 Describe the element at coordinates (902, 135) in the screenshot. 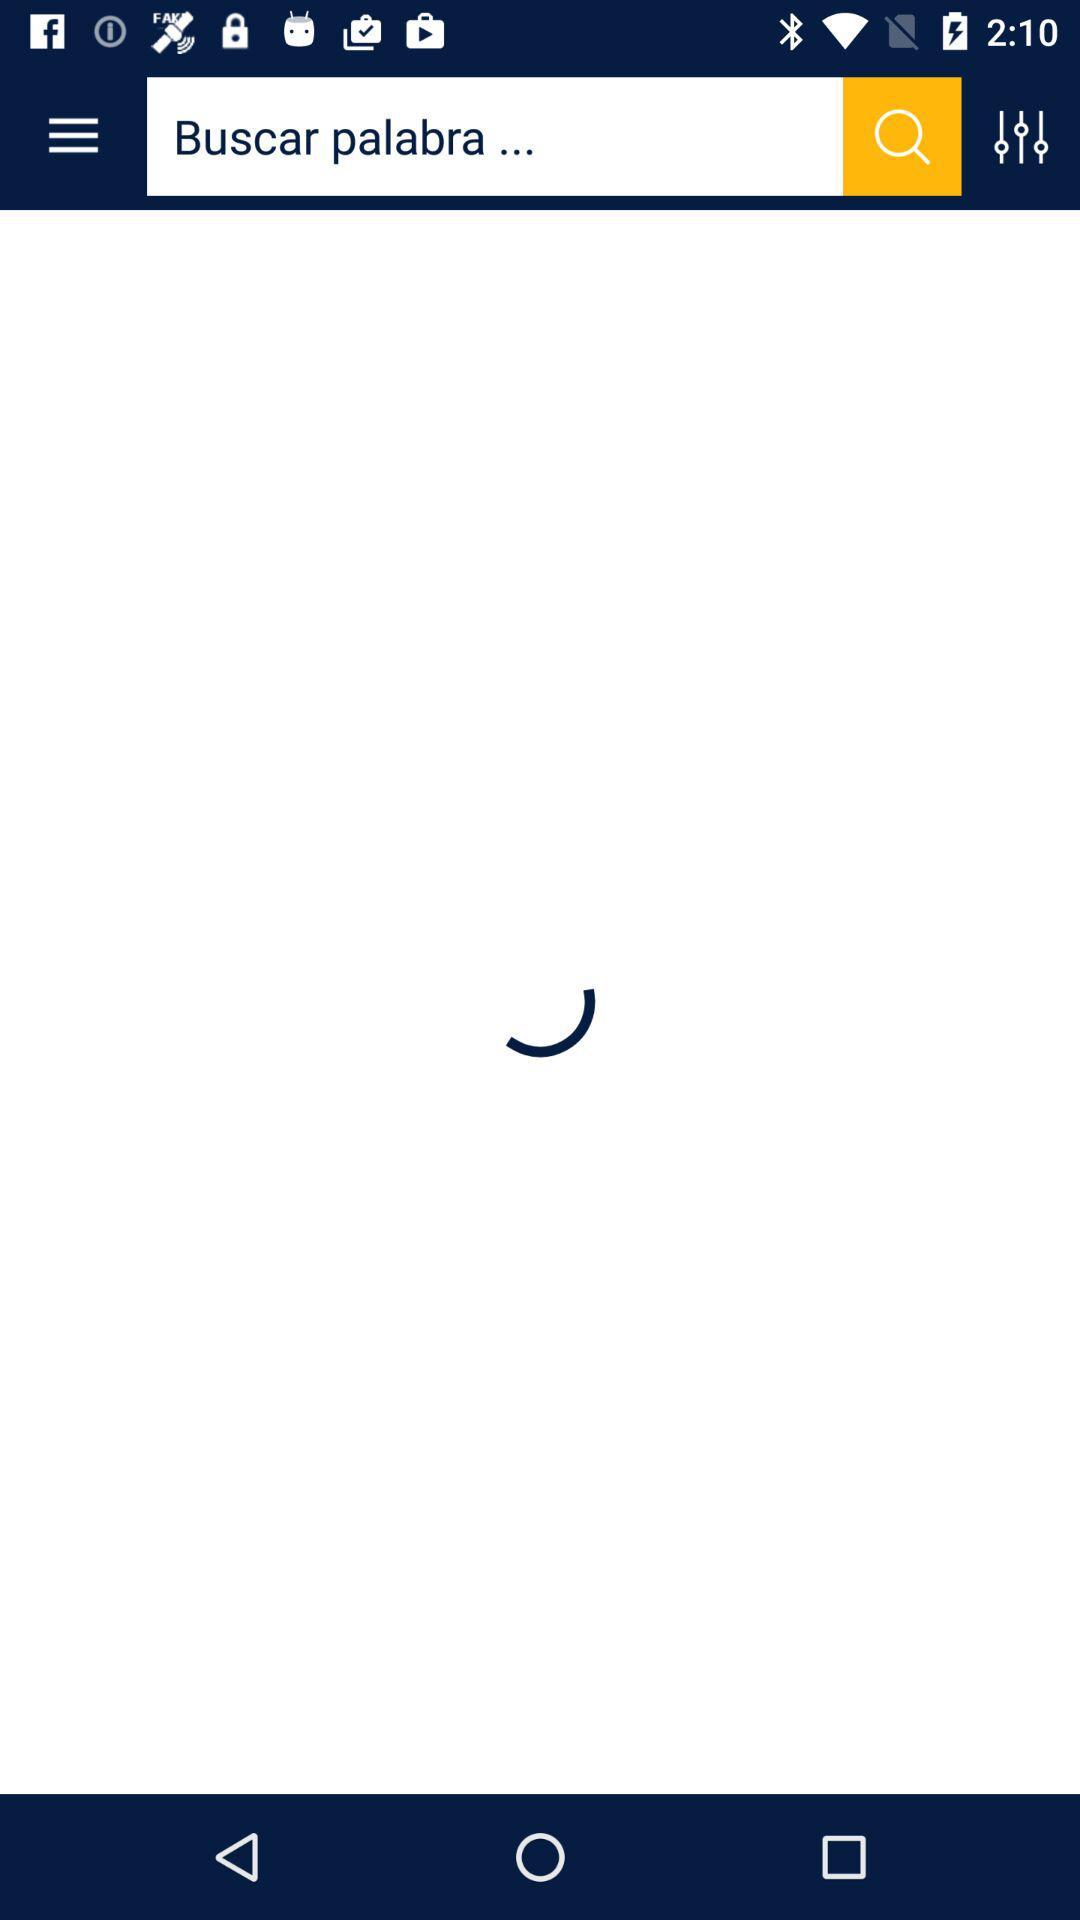

I see `search button` at that location.